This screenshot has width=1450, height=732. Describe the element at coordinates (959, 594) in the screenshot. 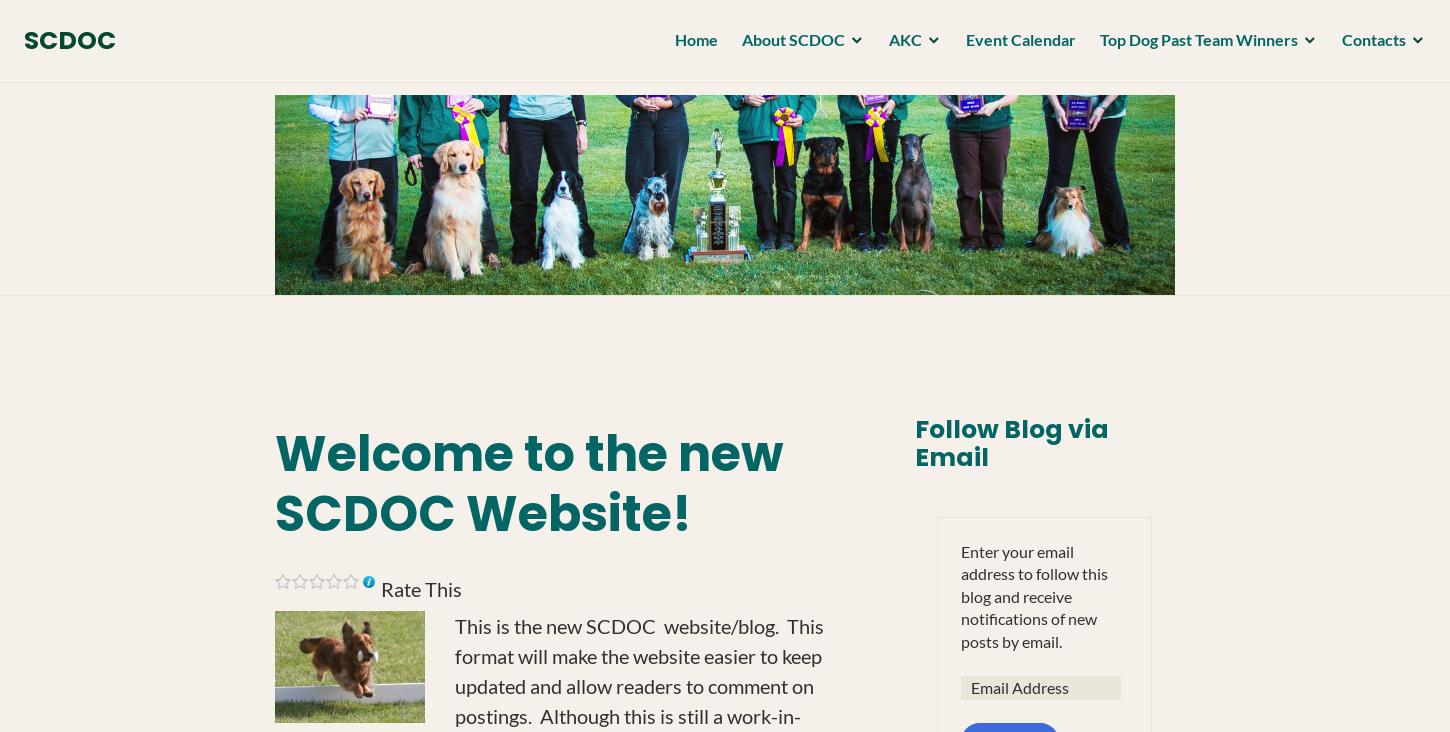

I see `'Enter your email address to follow this blog and receive notifications of new posts by email.'` at that location.